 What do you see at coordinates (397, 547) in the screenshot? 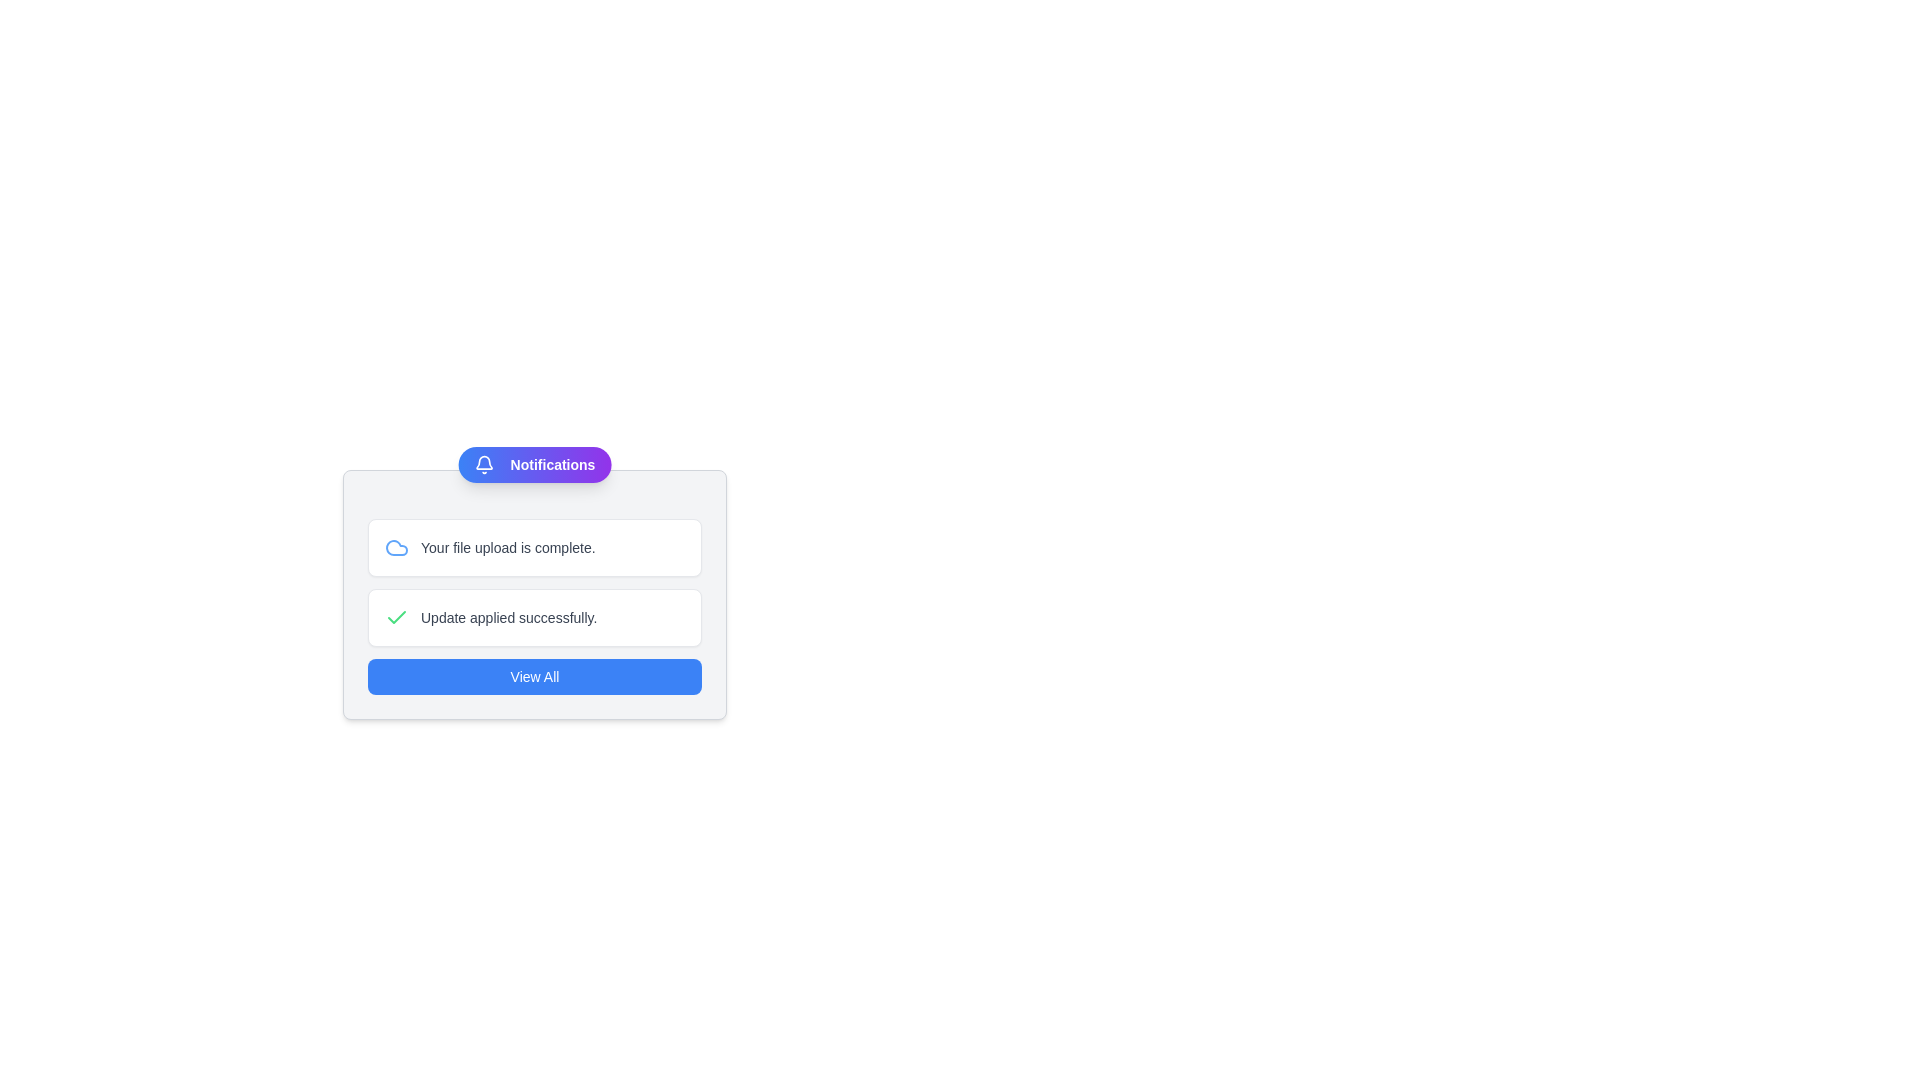
I see `the cloud-shaped icon in light blue color located on the left side of the notification card, which is the first item in a horizontal arrangement` at bounding box center [397, 547].